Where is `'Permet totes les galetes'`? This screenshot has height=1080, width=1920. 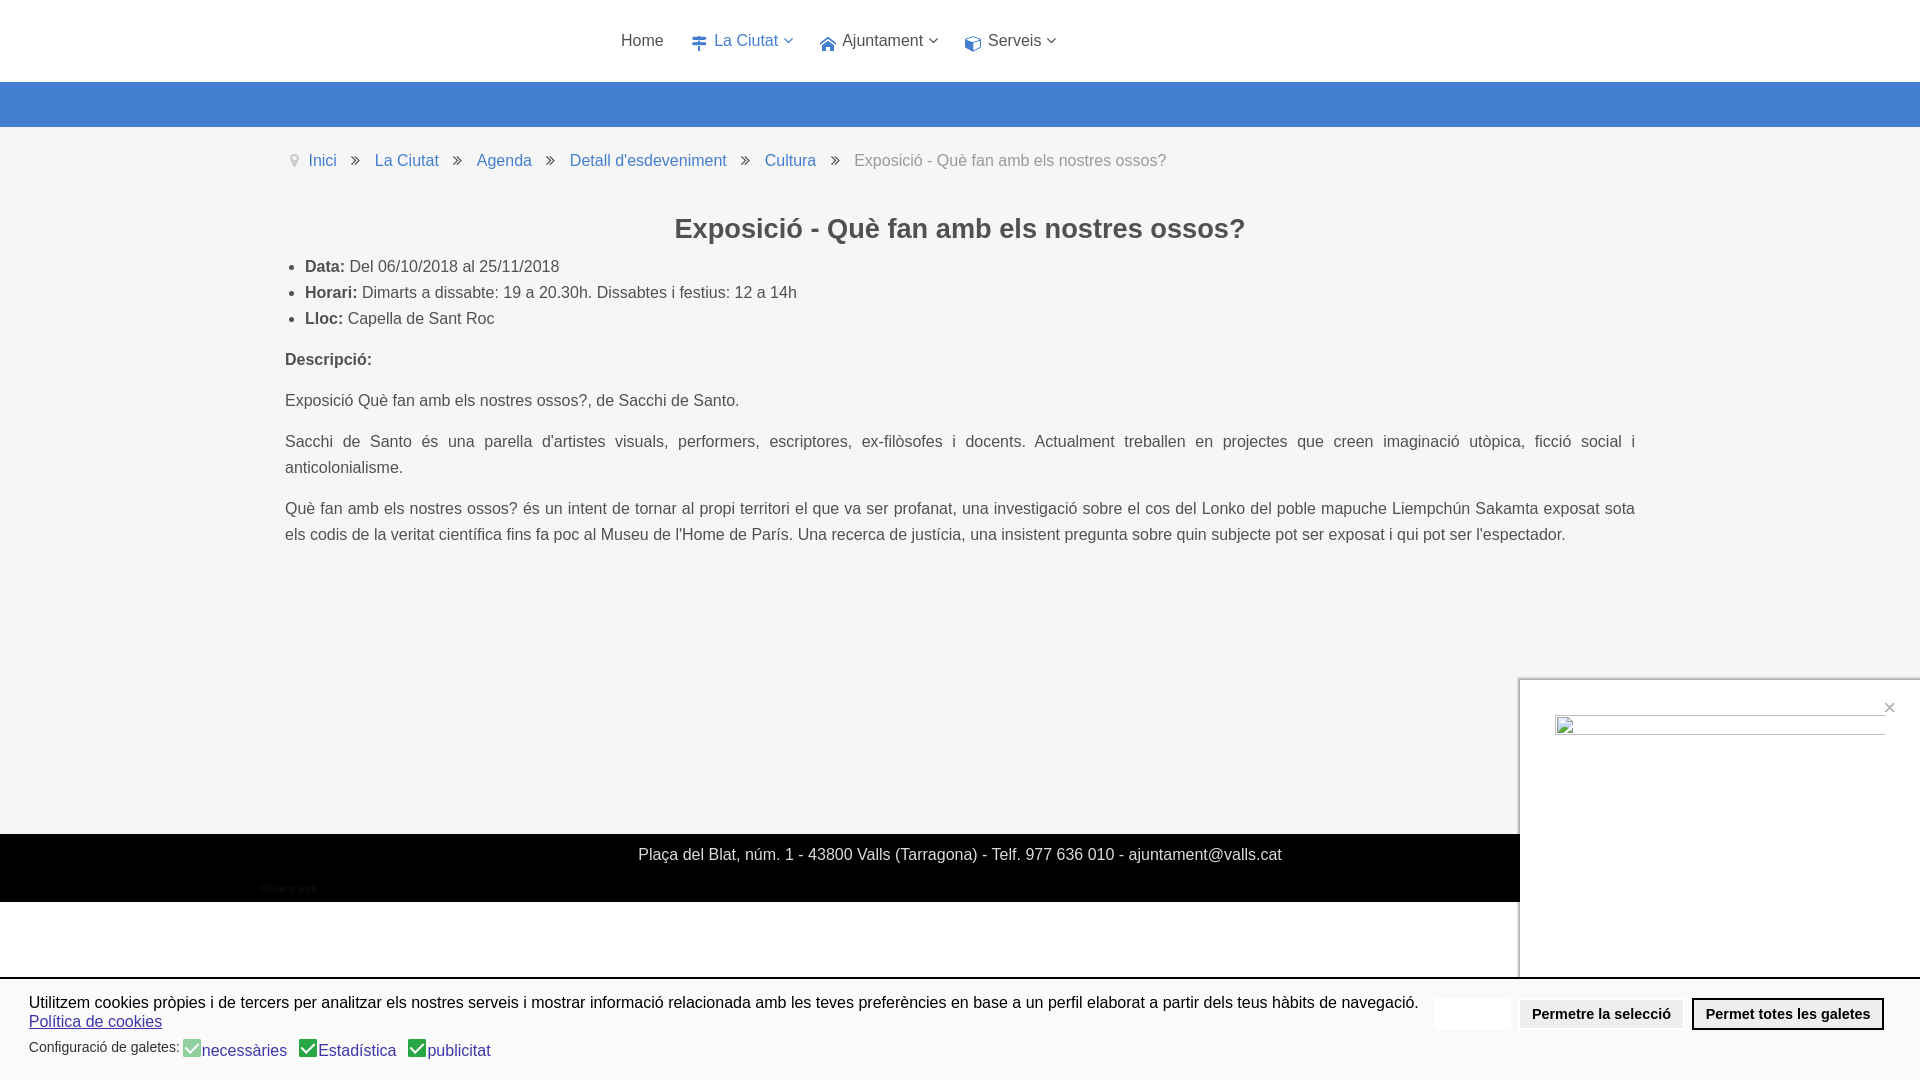
'Permet totes les galetes' is located at coordinates (1787, 1014).